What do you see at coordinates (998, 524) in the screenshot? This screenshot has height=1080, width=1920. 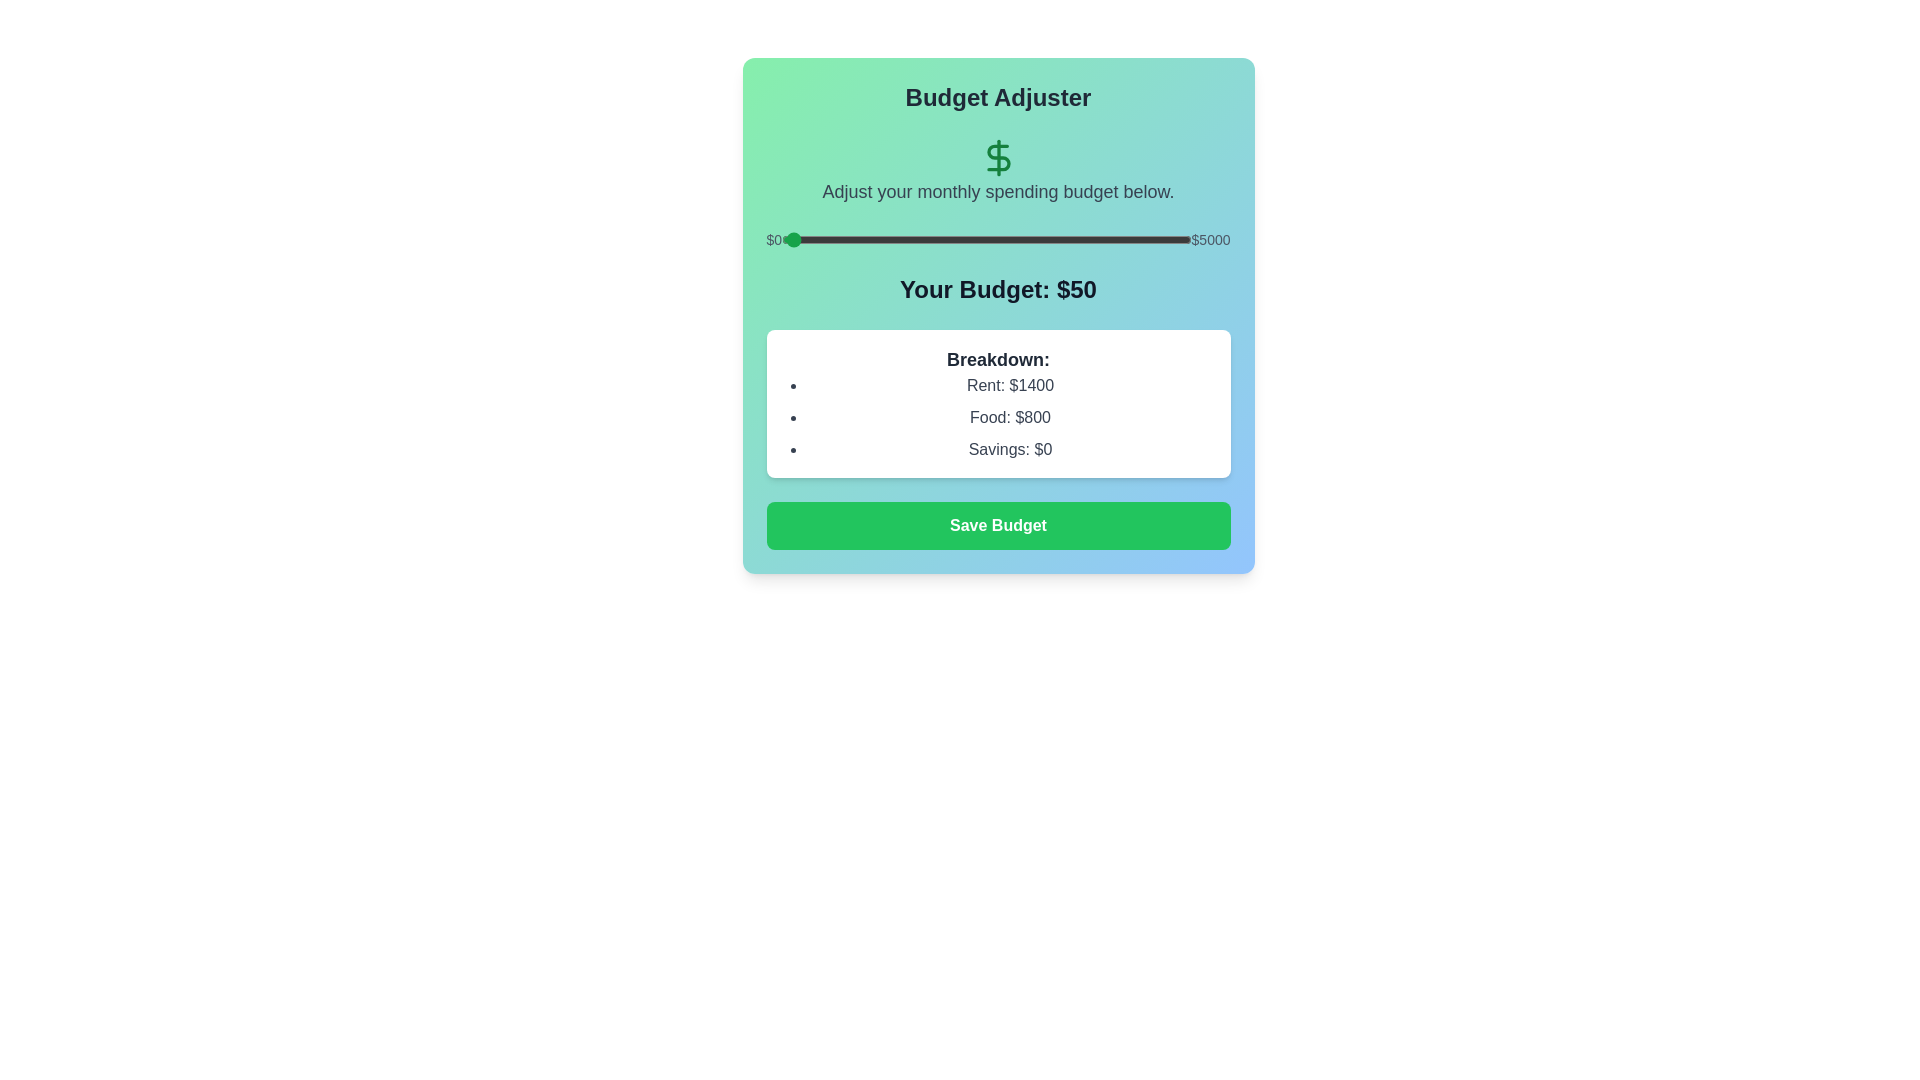 I see `'Save Budget' button to confirm the budget` at bounding box center [998, 524].